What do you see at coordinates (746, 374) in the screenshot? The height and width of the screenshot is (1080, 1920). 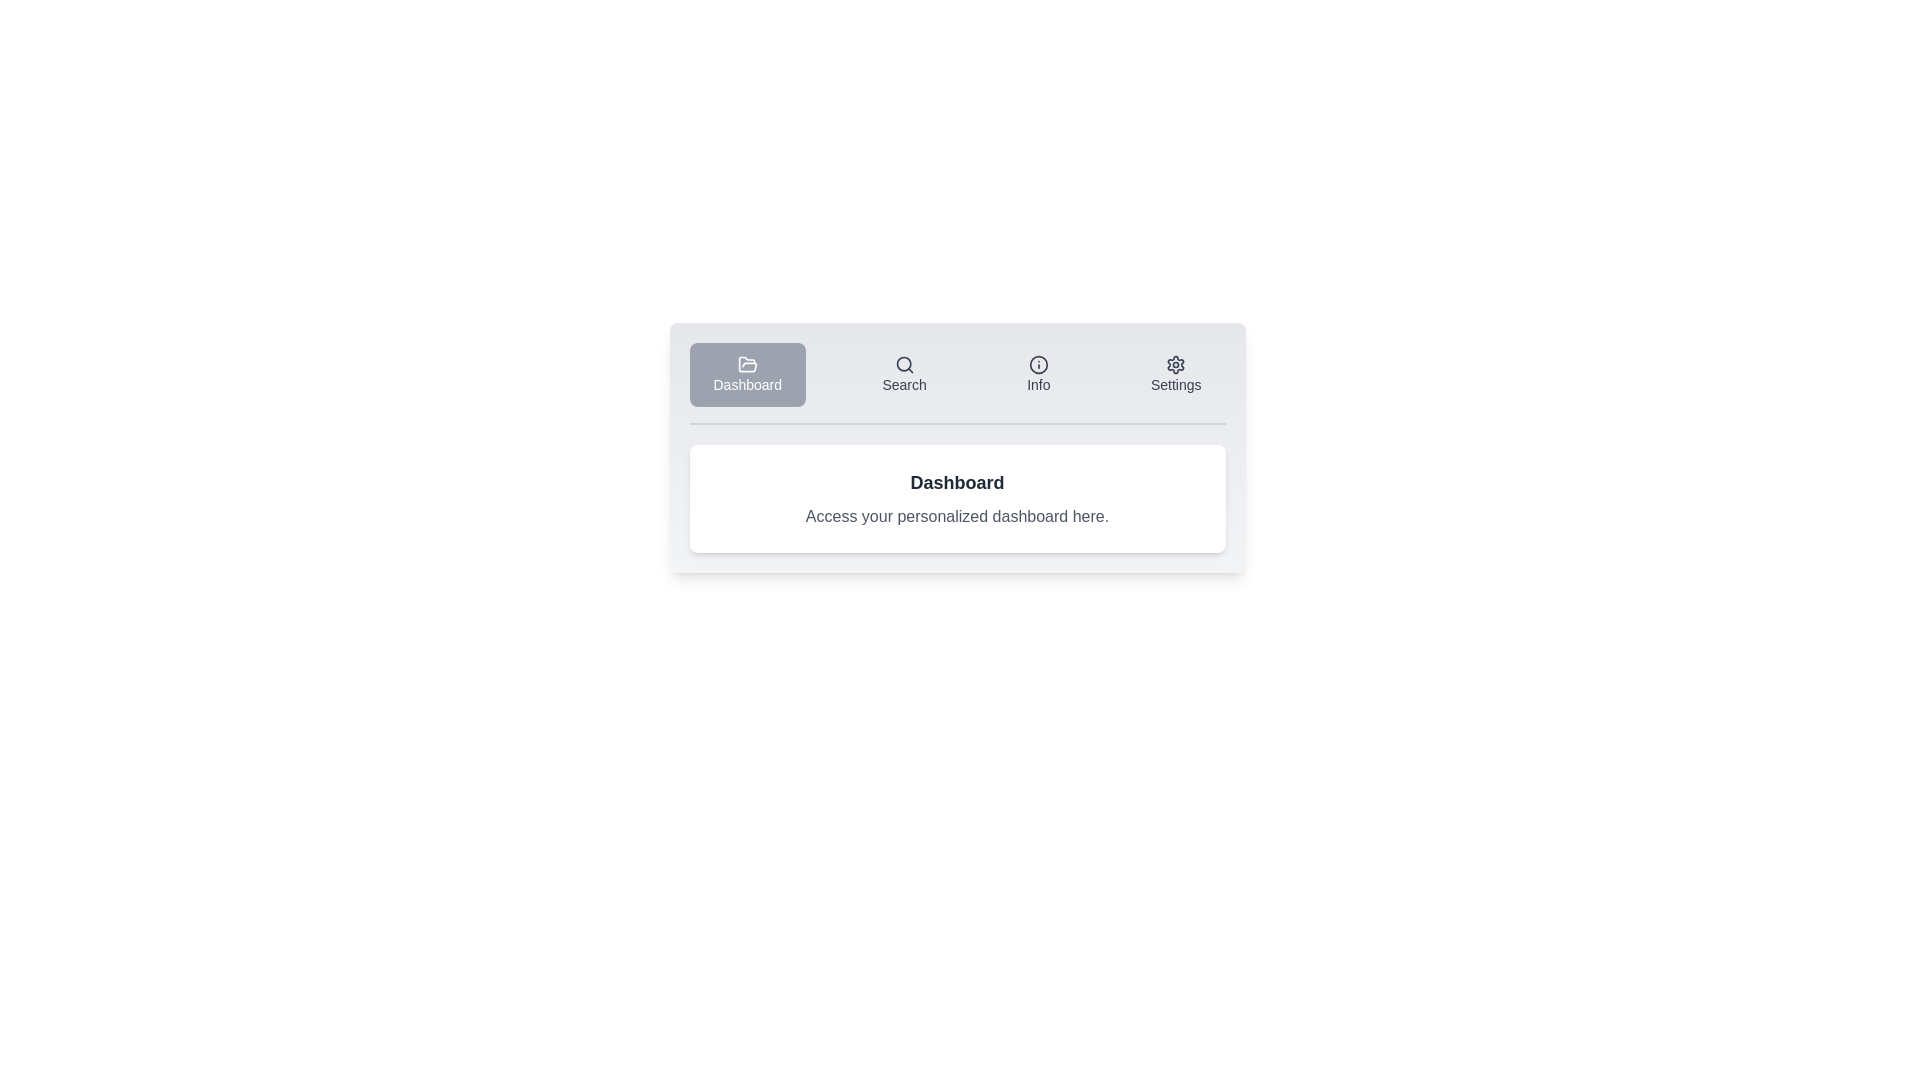 I see `the tab labeled Dashboard to observe its hover effect` at bounding box center [746, 374].